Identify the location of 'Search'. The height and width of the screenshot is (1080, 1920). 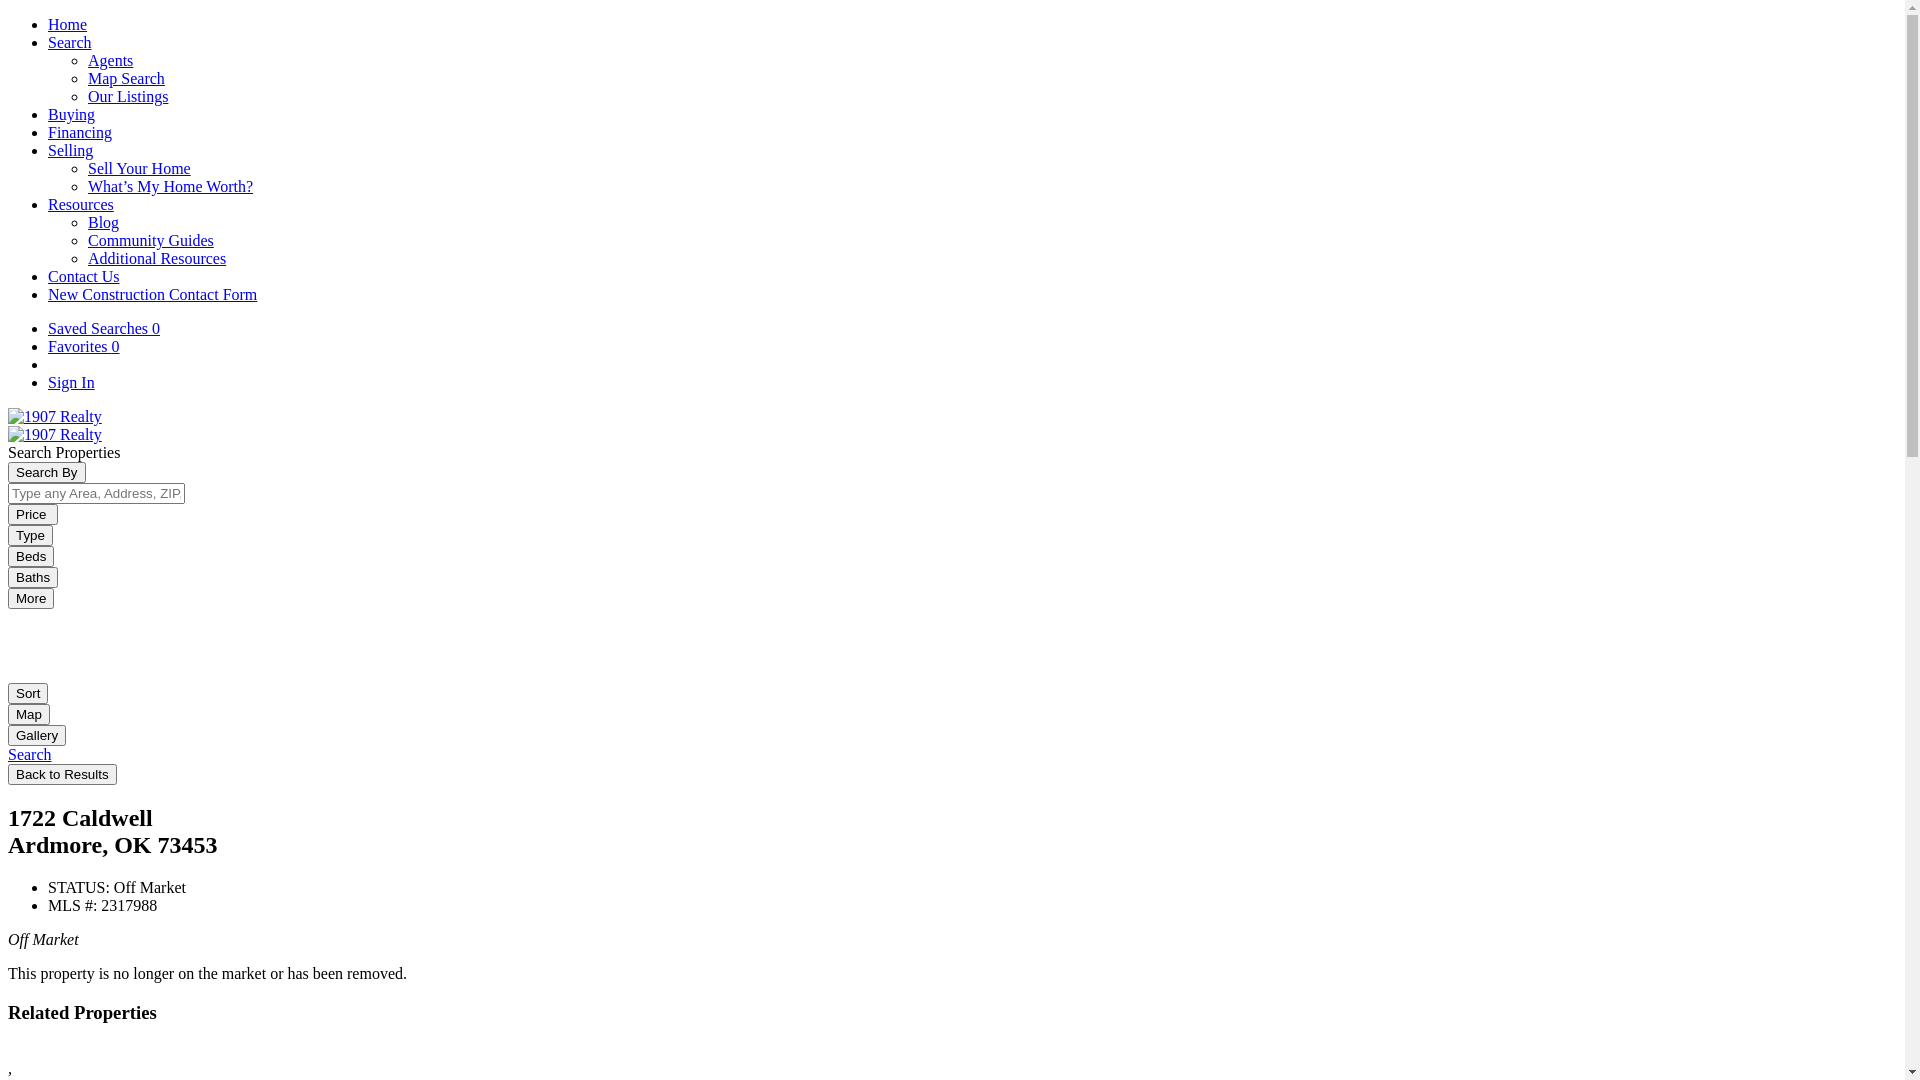
(29, 754).